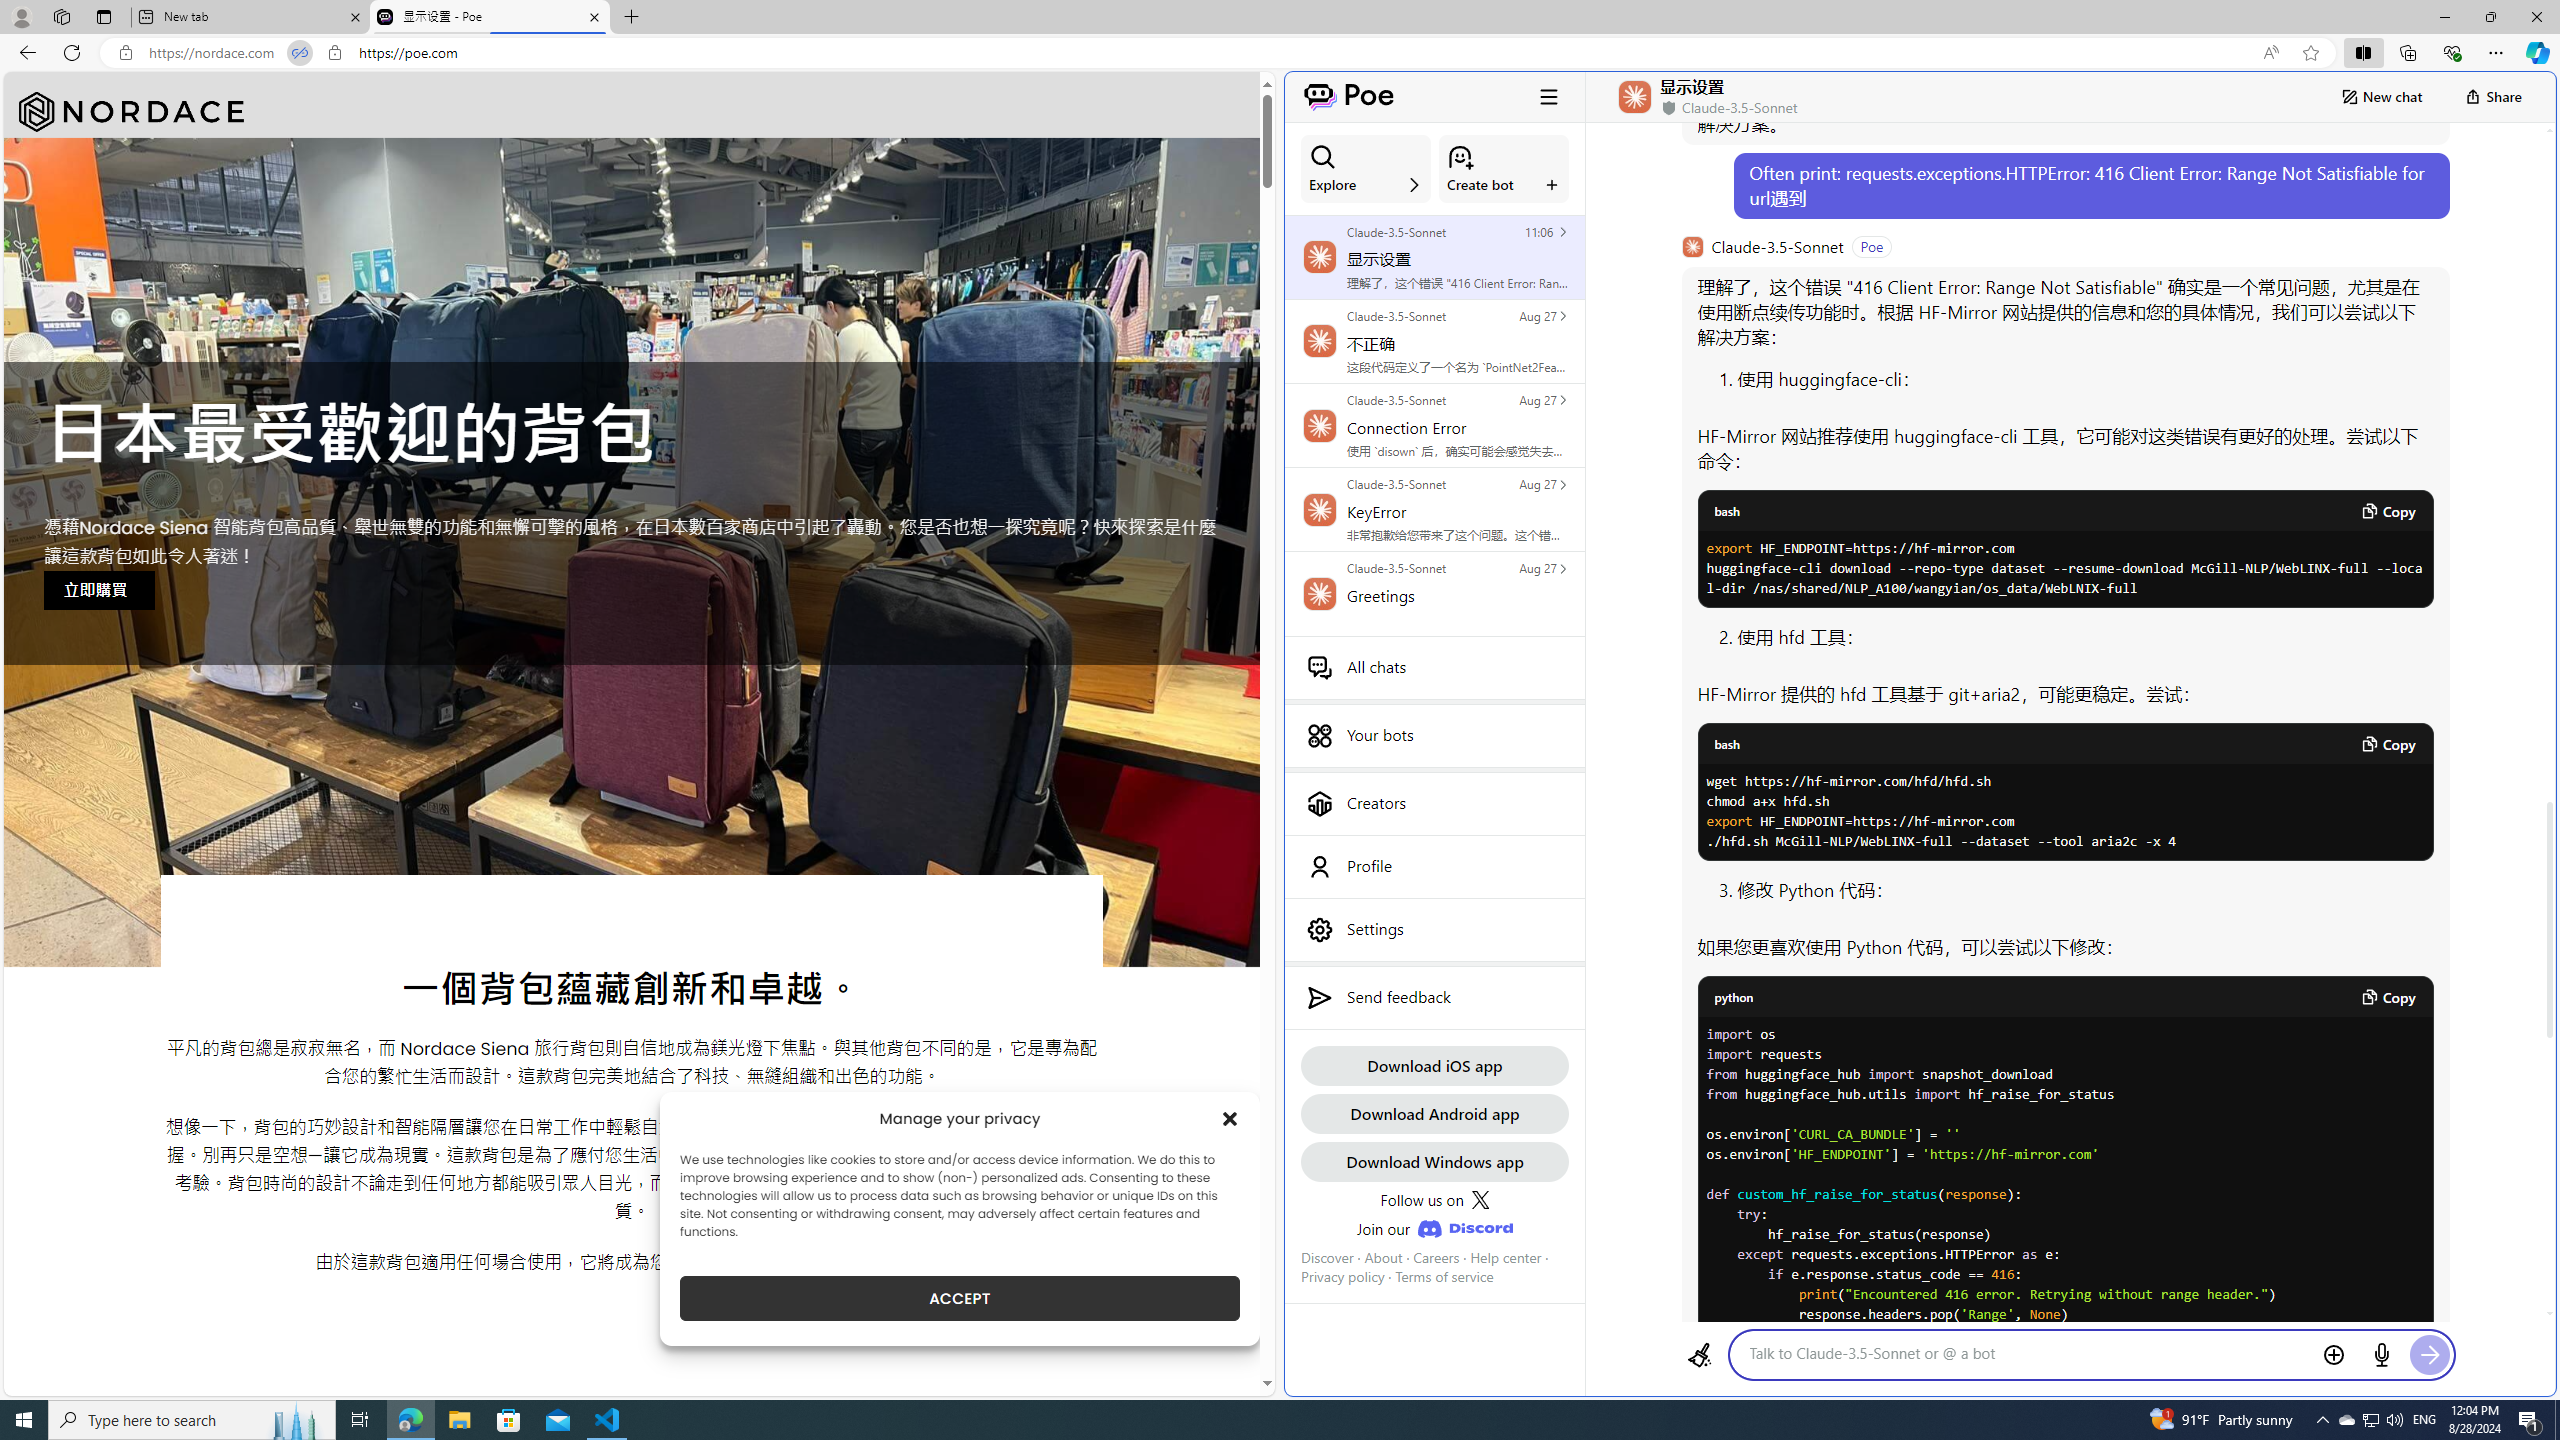  What do you see at coordinates (1321, 156) in the screenshot?
I see `'Class: ManageBotsCardSection_searchIcon__laGLi'` at bounding box center [1321, 156].